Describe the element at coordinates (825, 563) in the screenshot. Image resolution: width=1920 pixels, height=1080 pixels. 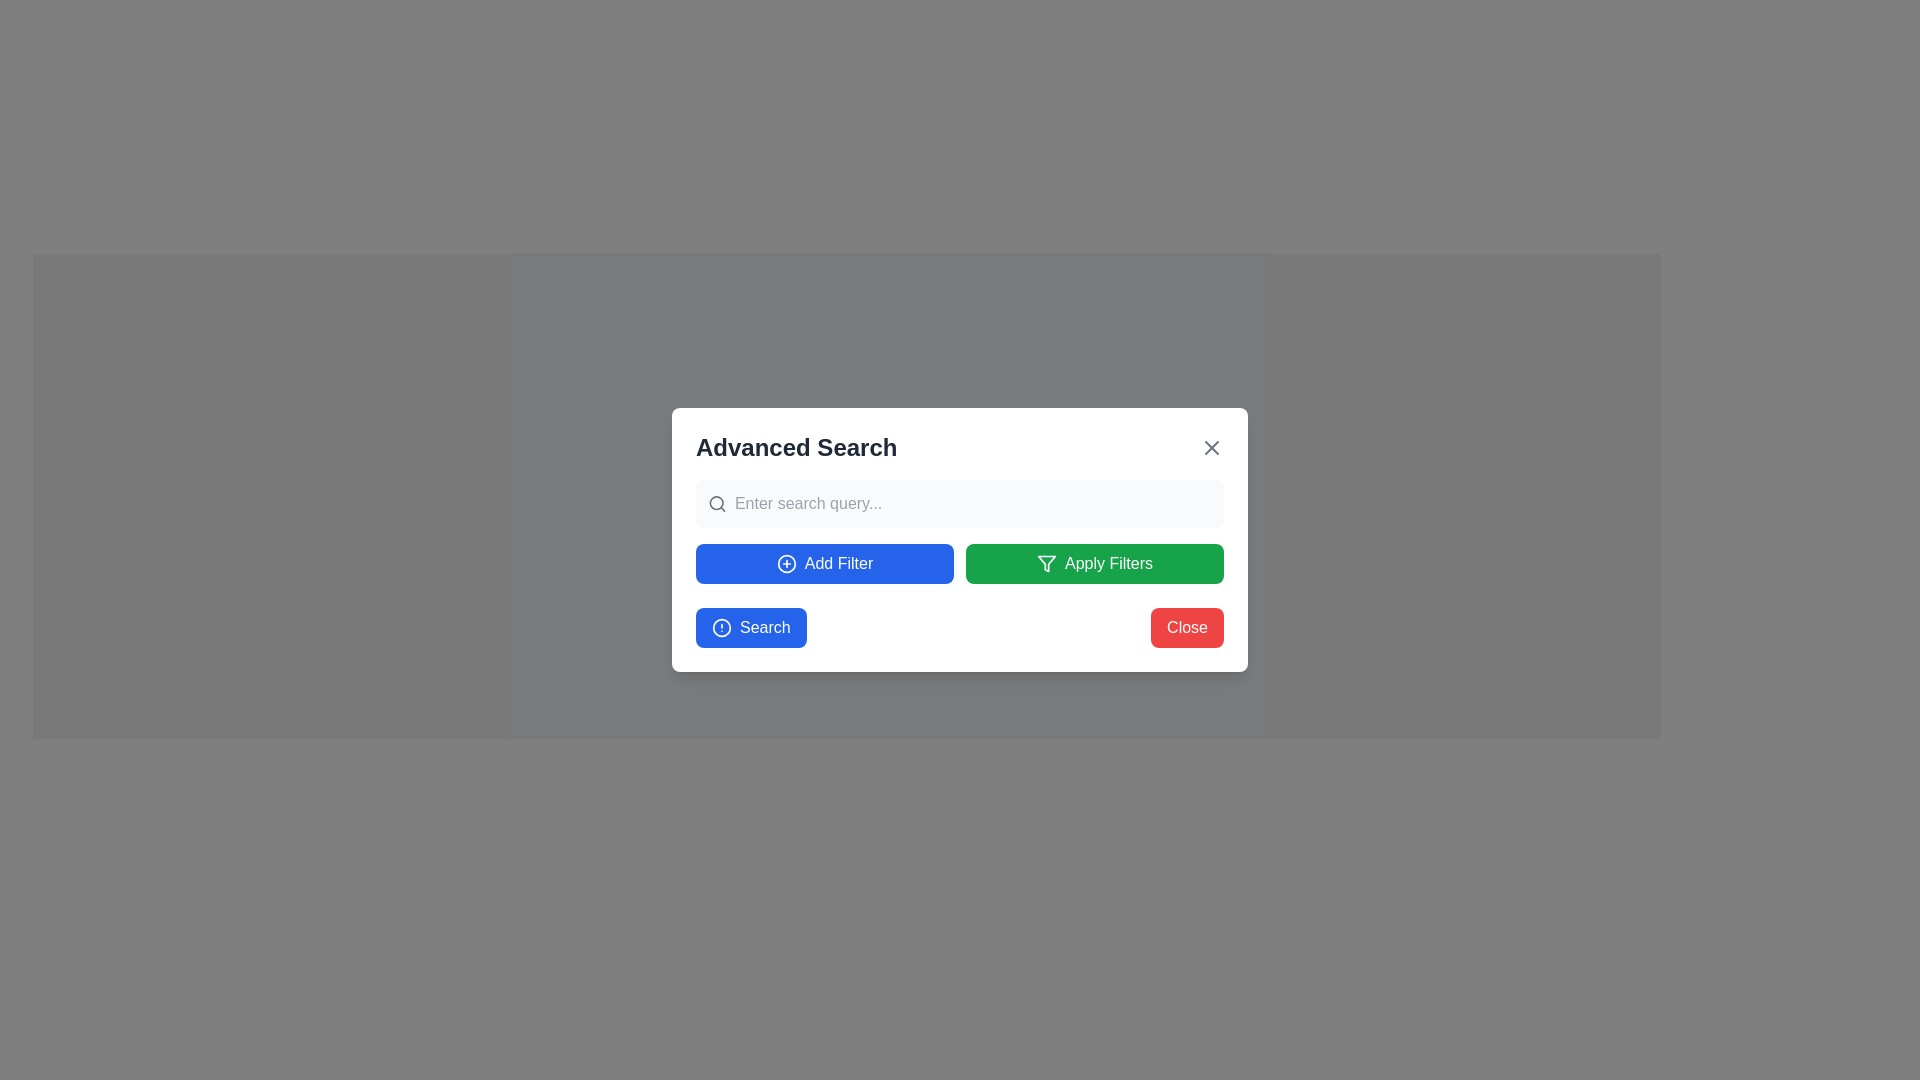
I see `the button that adds a new filter to the search criteria in the advanced search functionality, located in the bottom-left quadrant of the modal` at that location.